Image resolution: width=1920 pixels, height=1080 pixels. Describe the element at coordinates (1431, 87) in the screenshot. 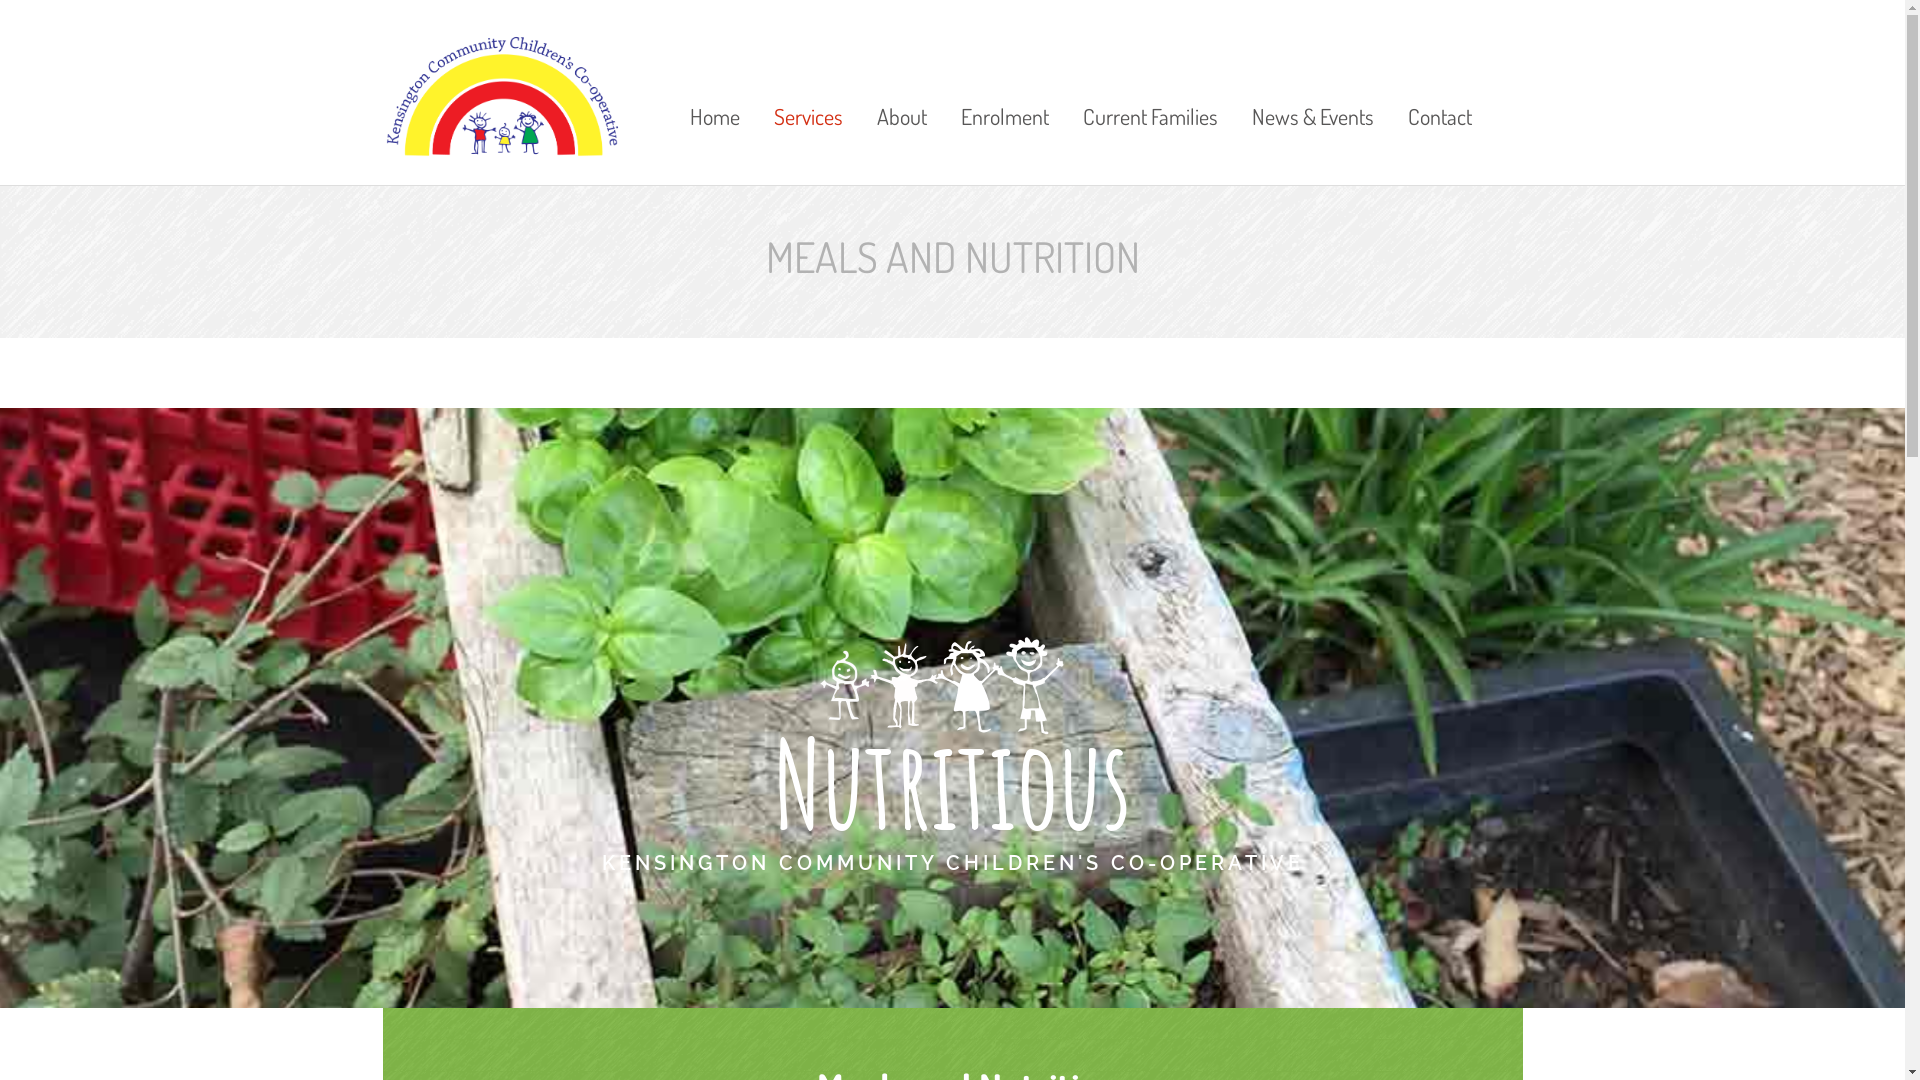

I see `'Contact'` at that location.